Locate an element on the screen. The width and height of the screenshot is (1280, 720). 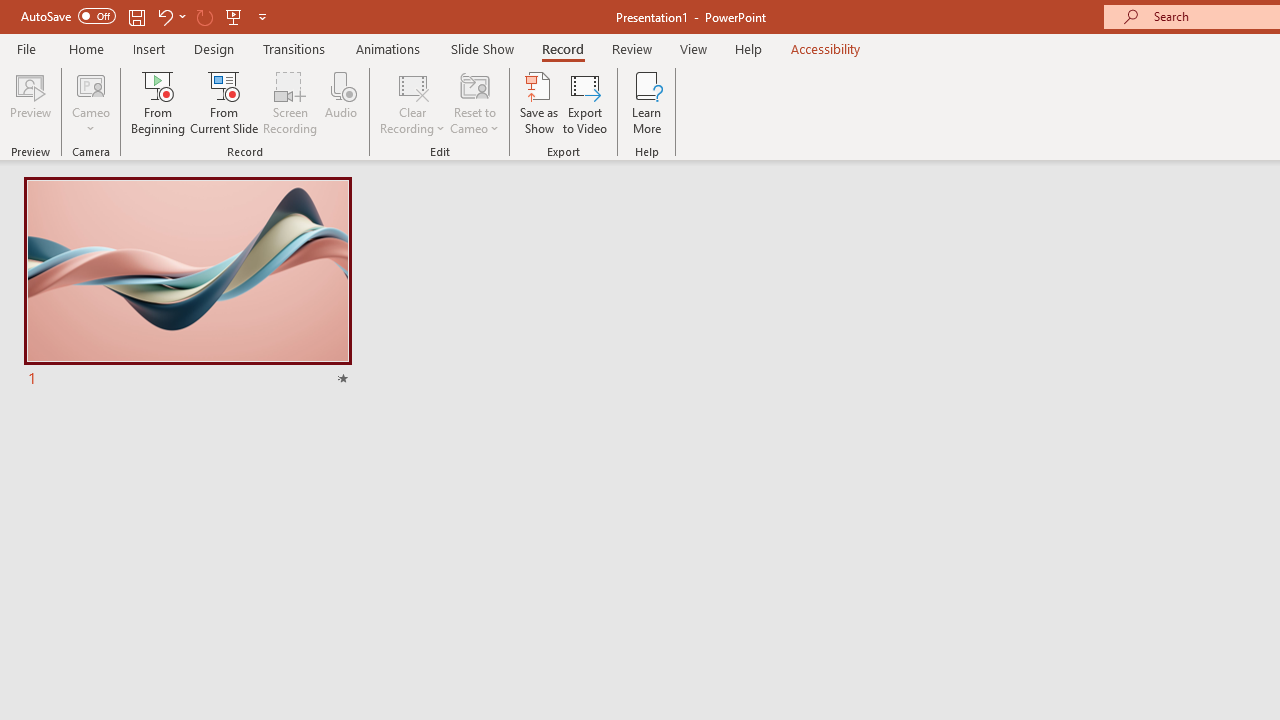
'Learn More' is located at coordinates (647, 103).